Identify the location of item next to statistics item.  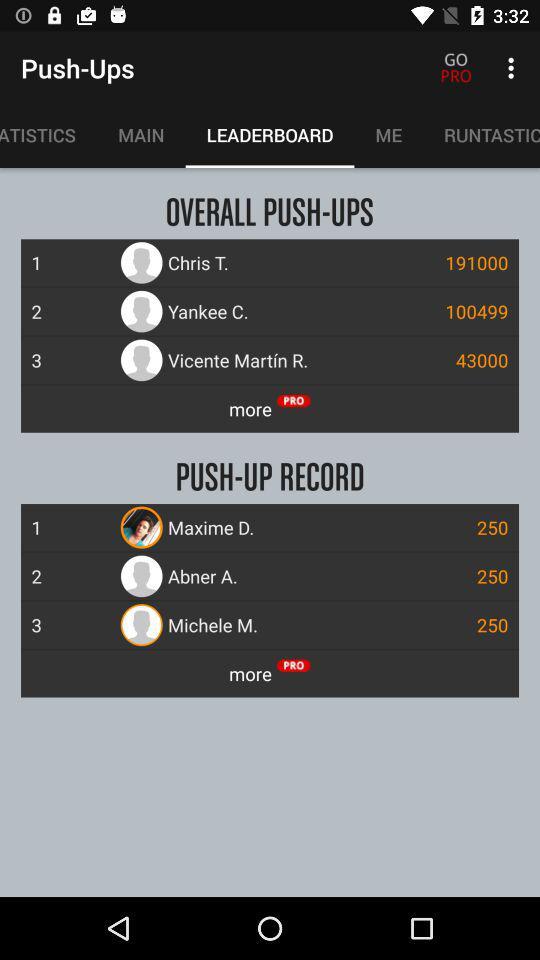
(140, 134).